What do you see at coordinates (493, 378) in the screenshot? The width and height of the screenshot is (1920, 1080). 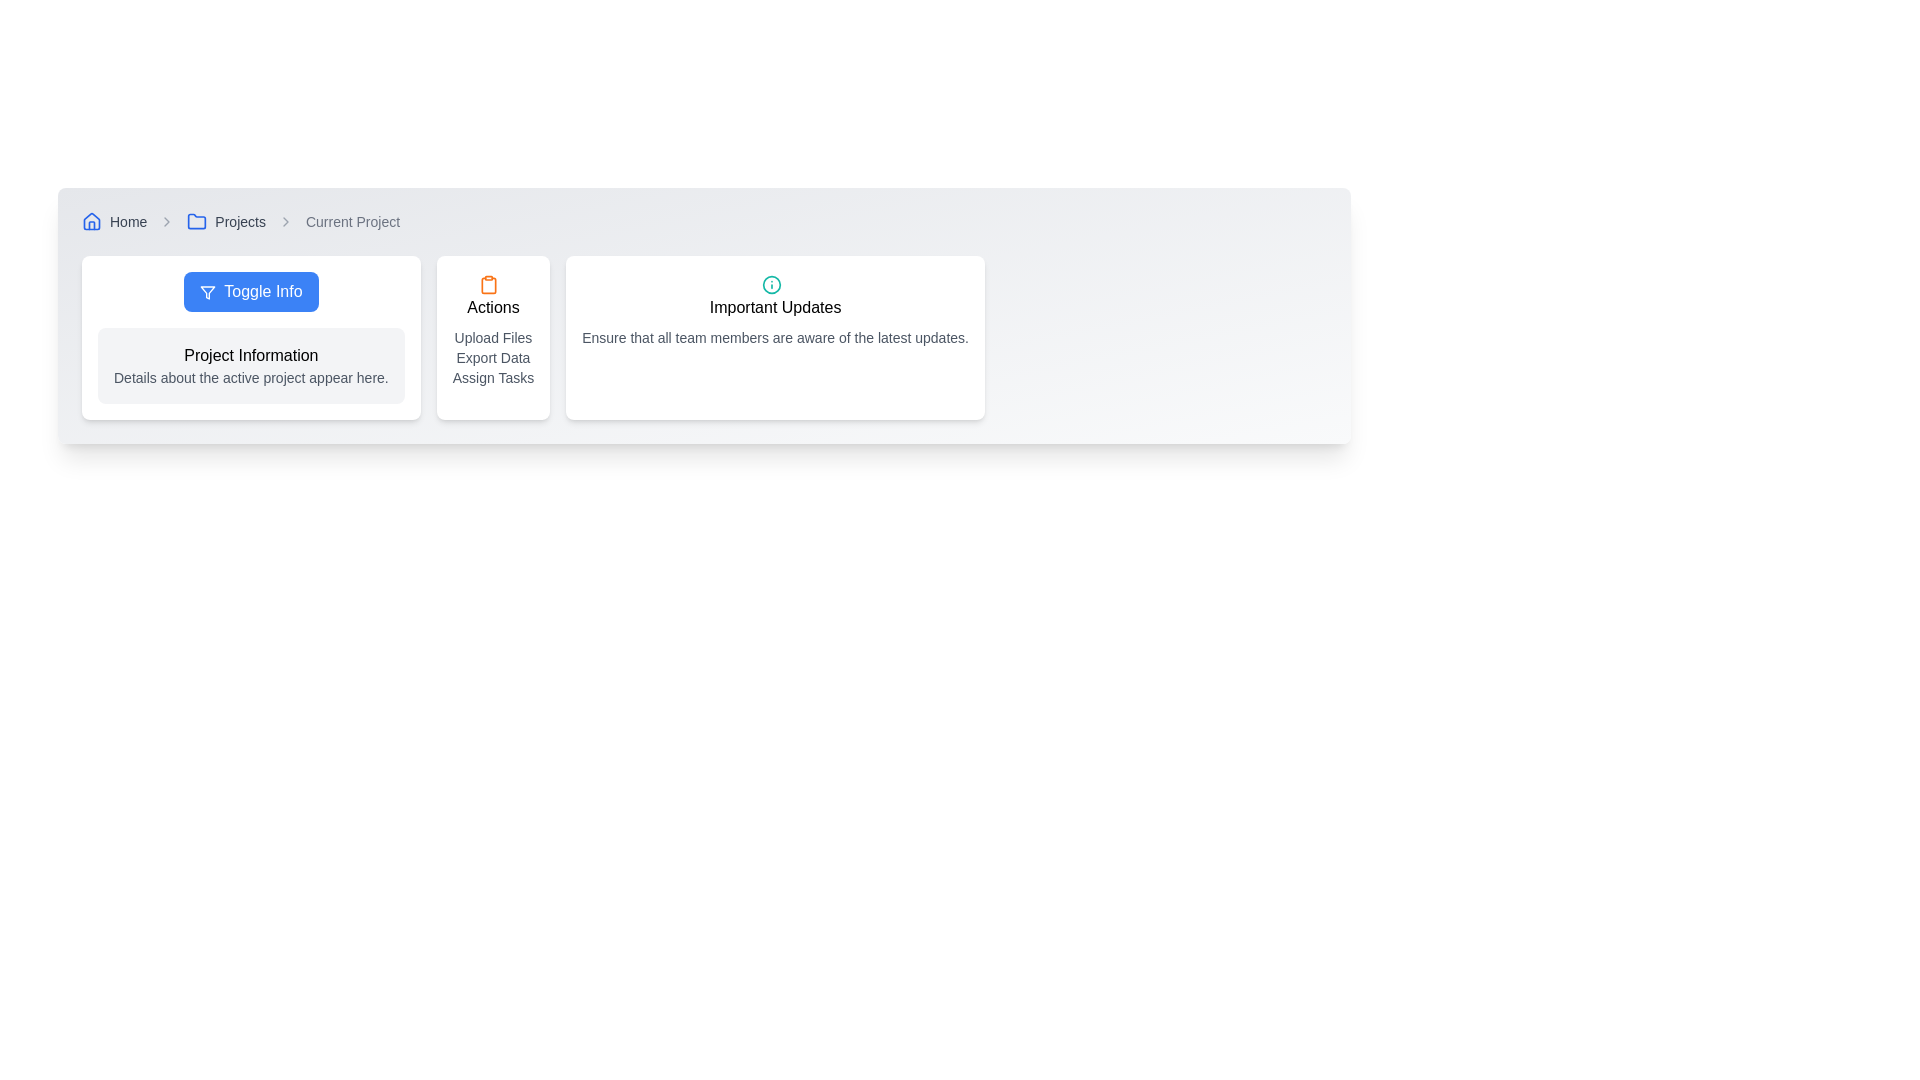 I see `the 'Assign Tasks' text label, which is the third item in the vertically aligned 'Actions' section list` at bounding box center [493, 378].